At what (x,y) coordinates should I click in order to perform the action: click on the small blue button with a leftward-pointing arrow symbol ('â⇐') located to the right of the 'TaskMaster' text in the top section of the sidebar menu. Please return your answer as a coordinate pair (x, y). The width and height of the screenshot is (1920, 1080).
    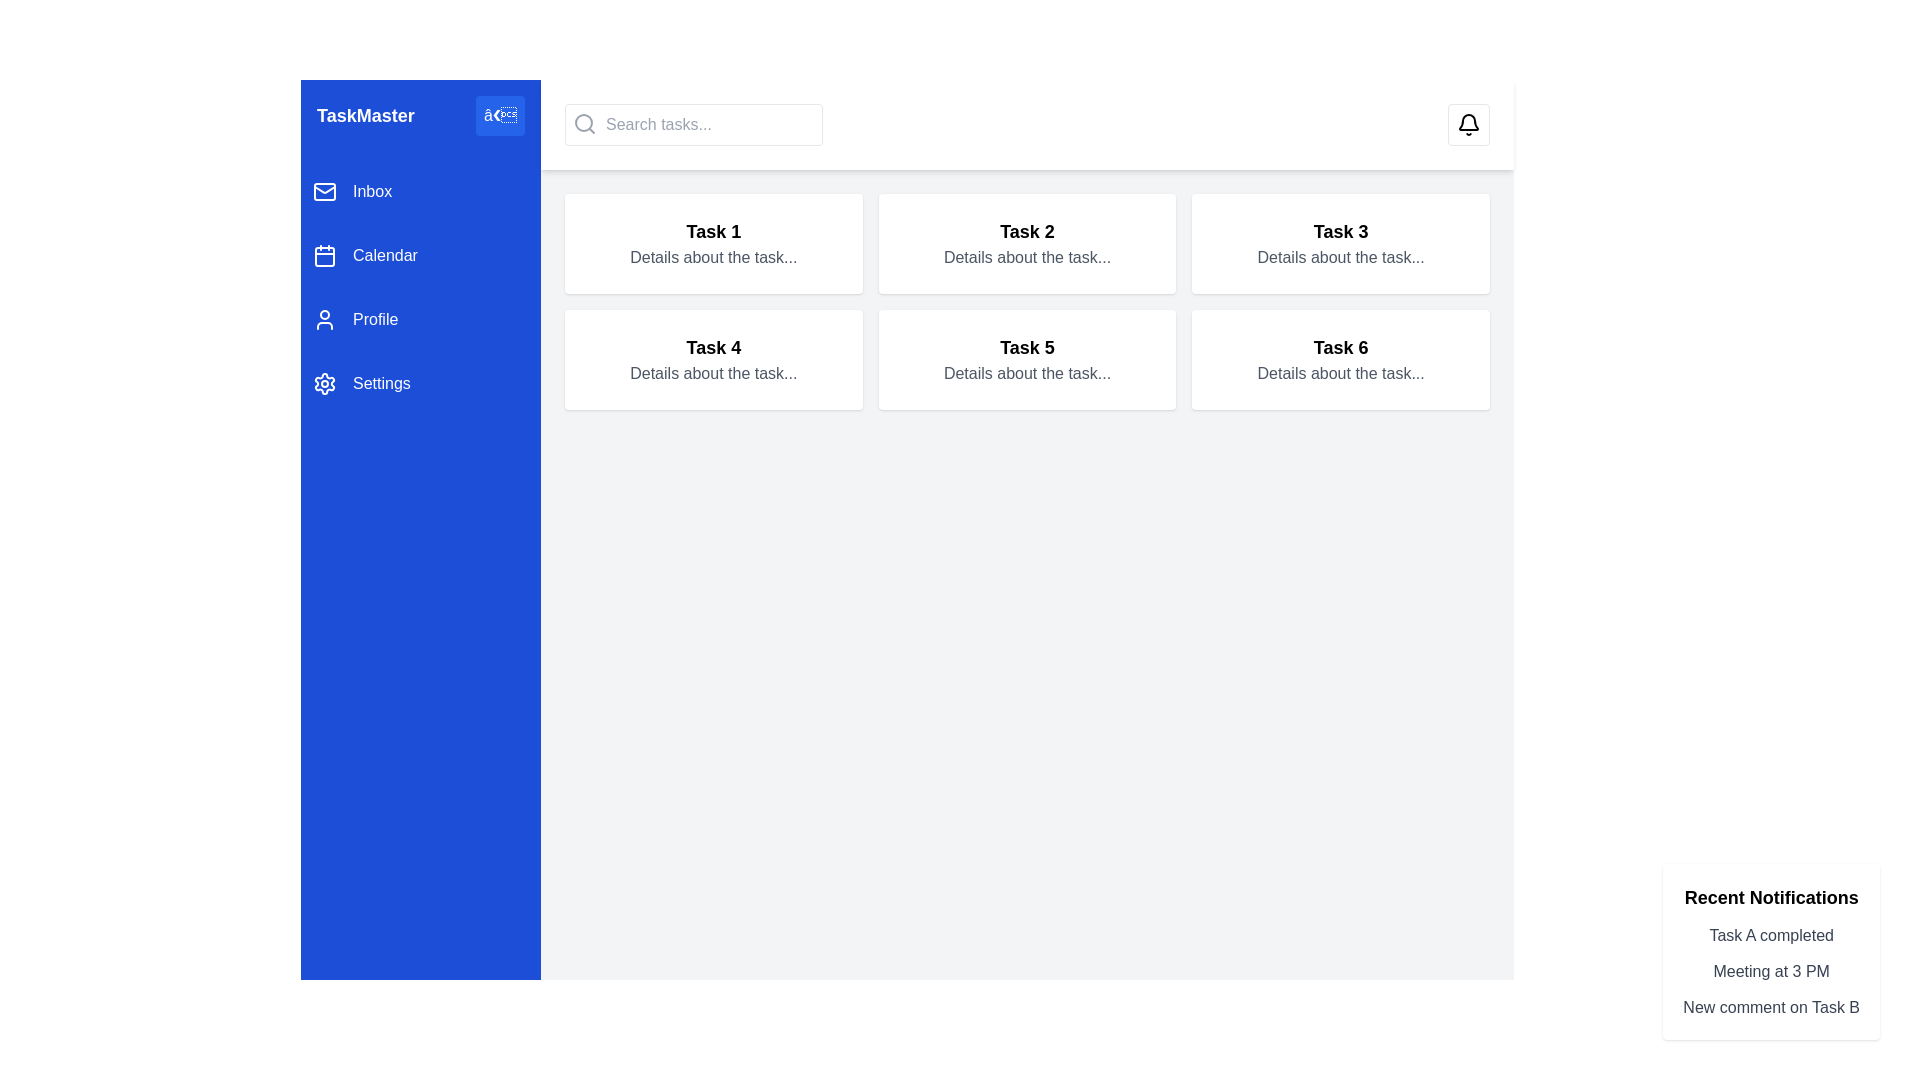
    Looking at the image, I should click on (500, 115).